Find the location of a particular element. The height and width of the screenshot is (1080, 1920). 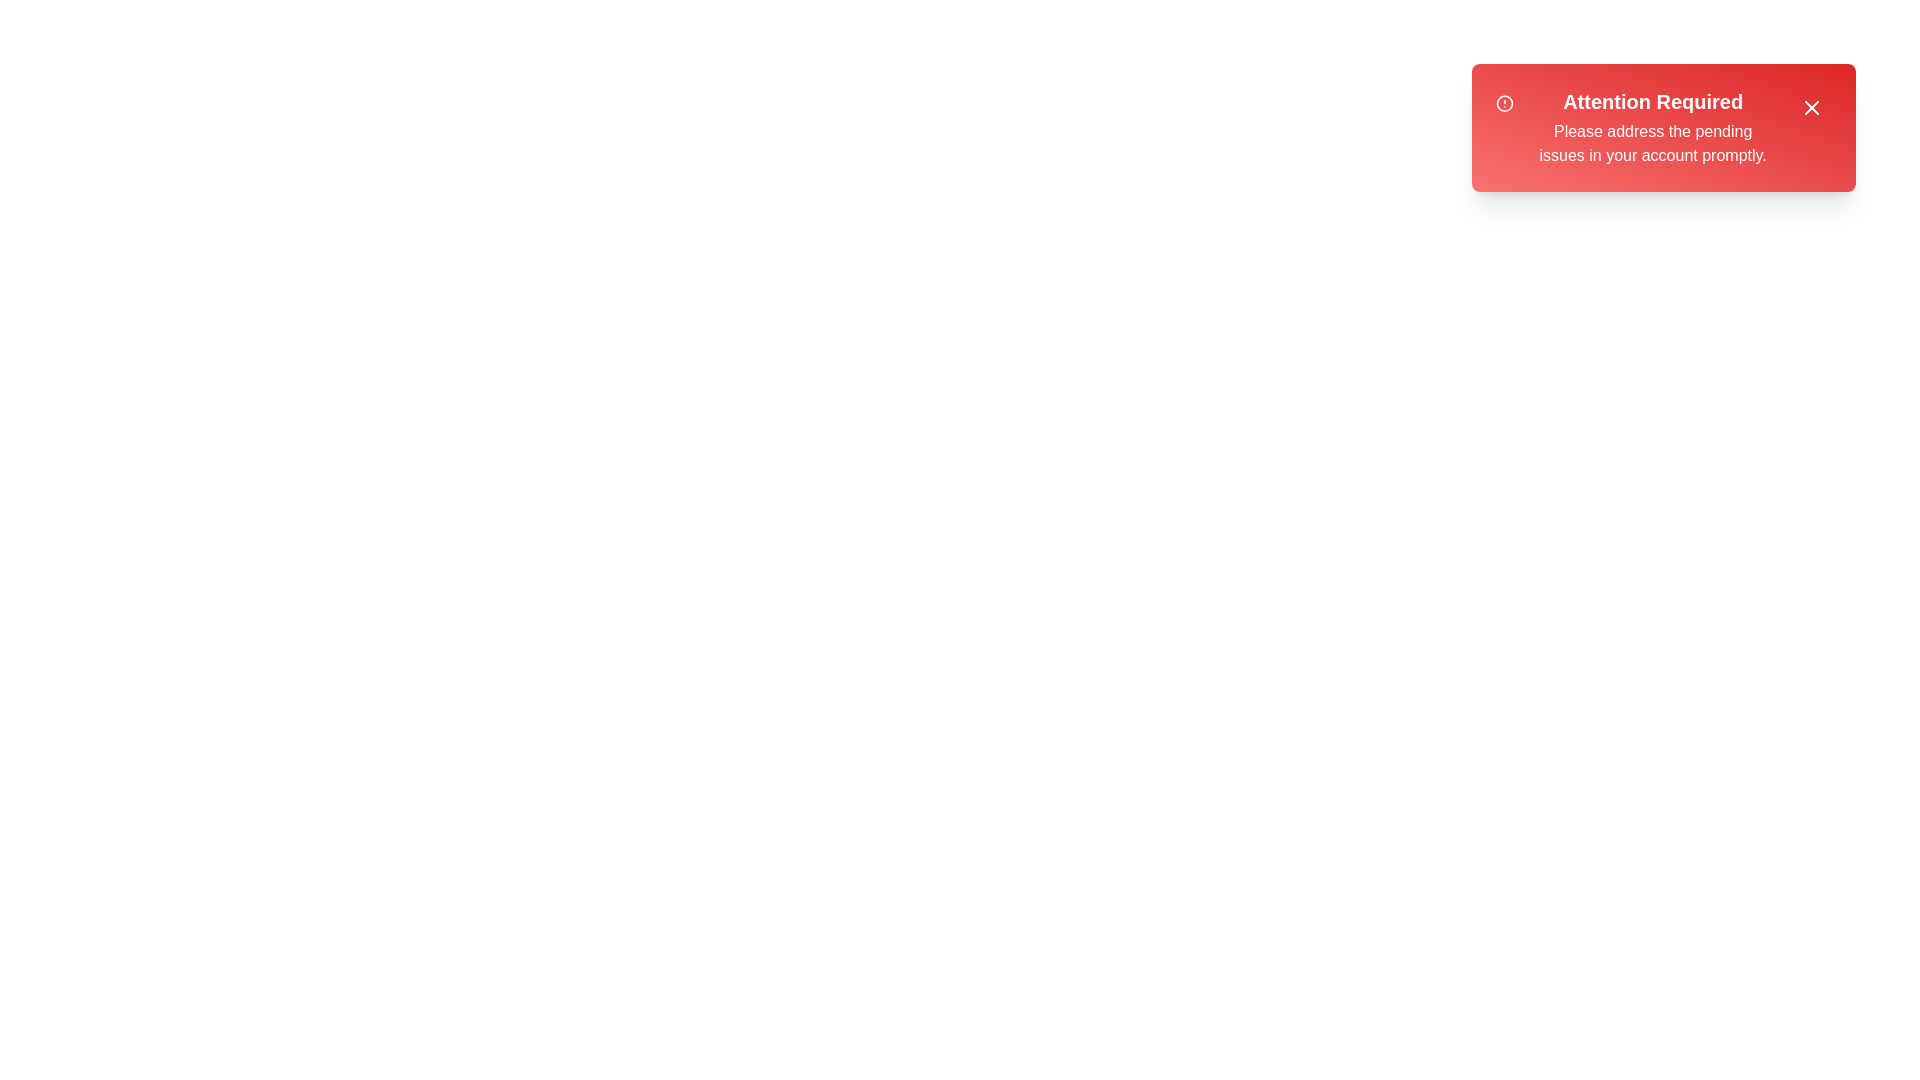

the alert icon to interact with it is located at coordinates (1505, 104).